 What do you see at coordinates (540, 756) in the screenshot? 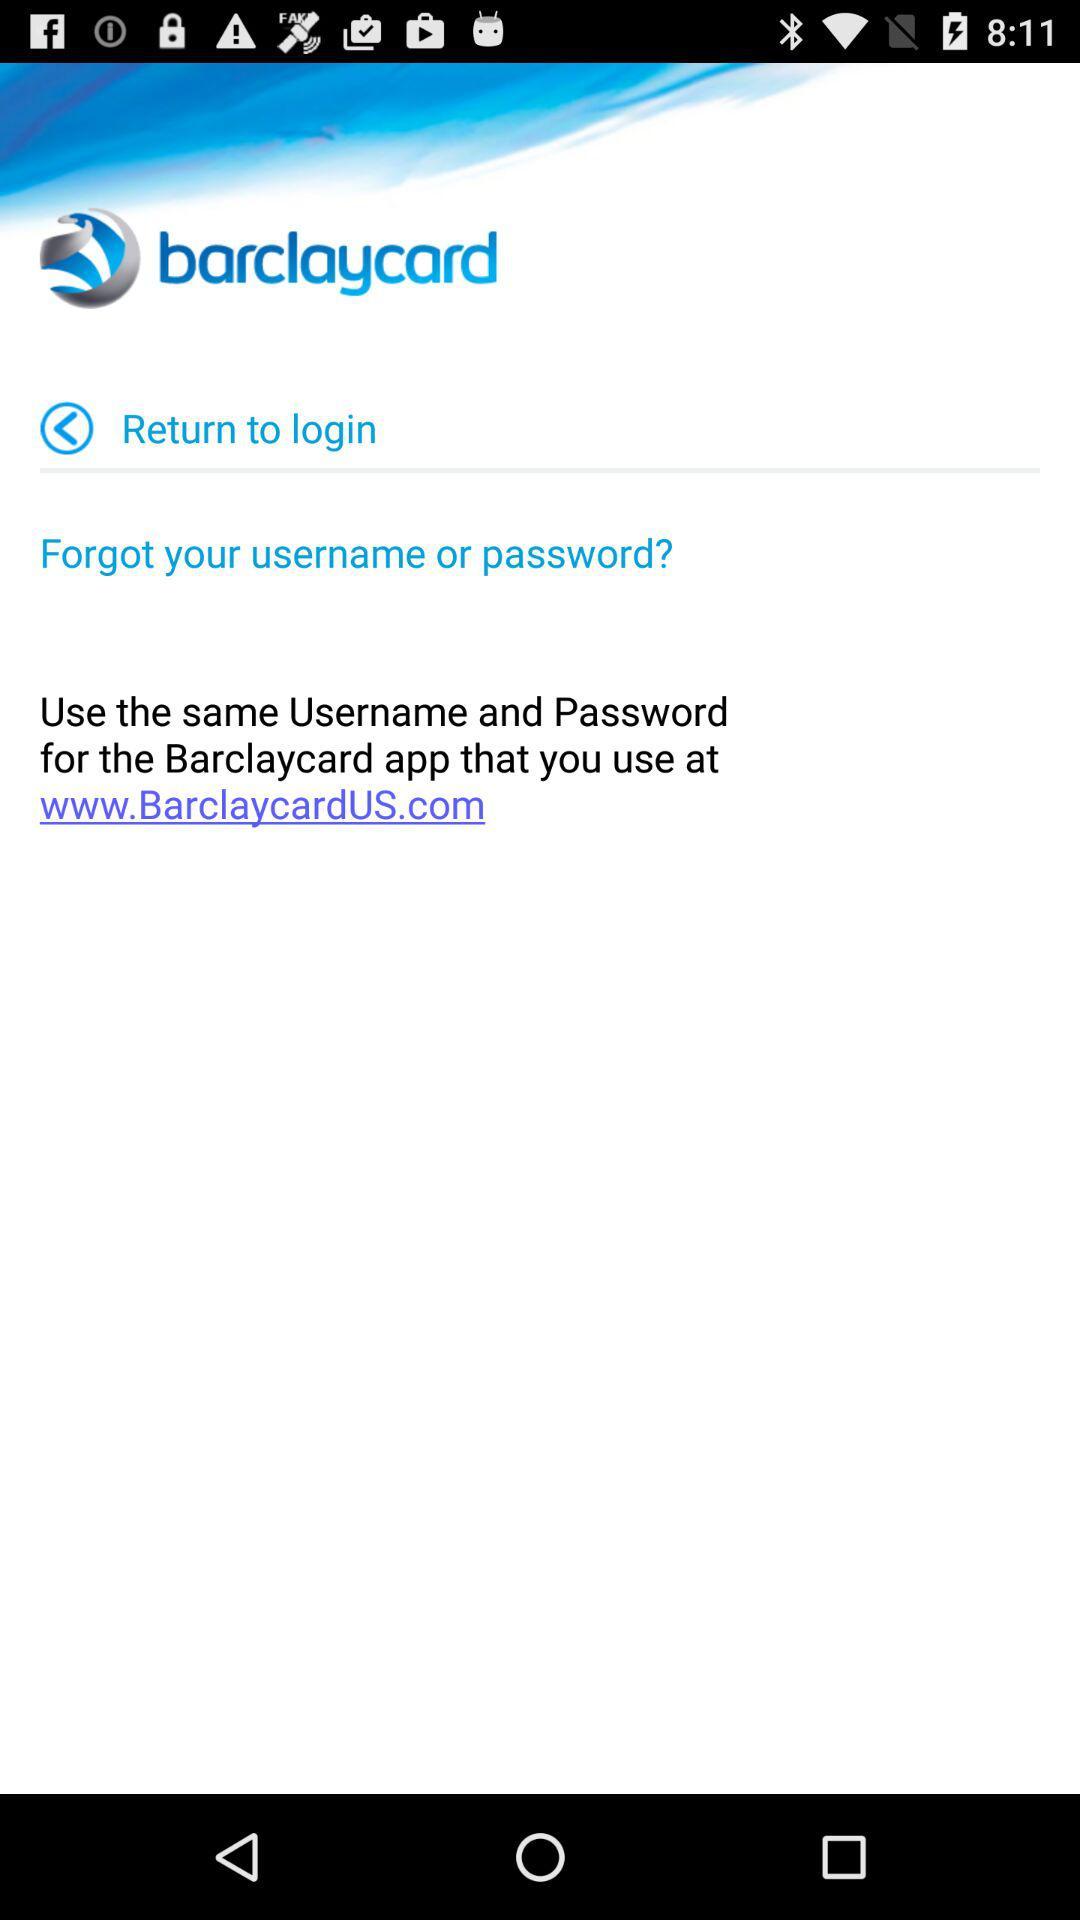
I see `the item at the center` at bounding box center [540, 756].